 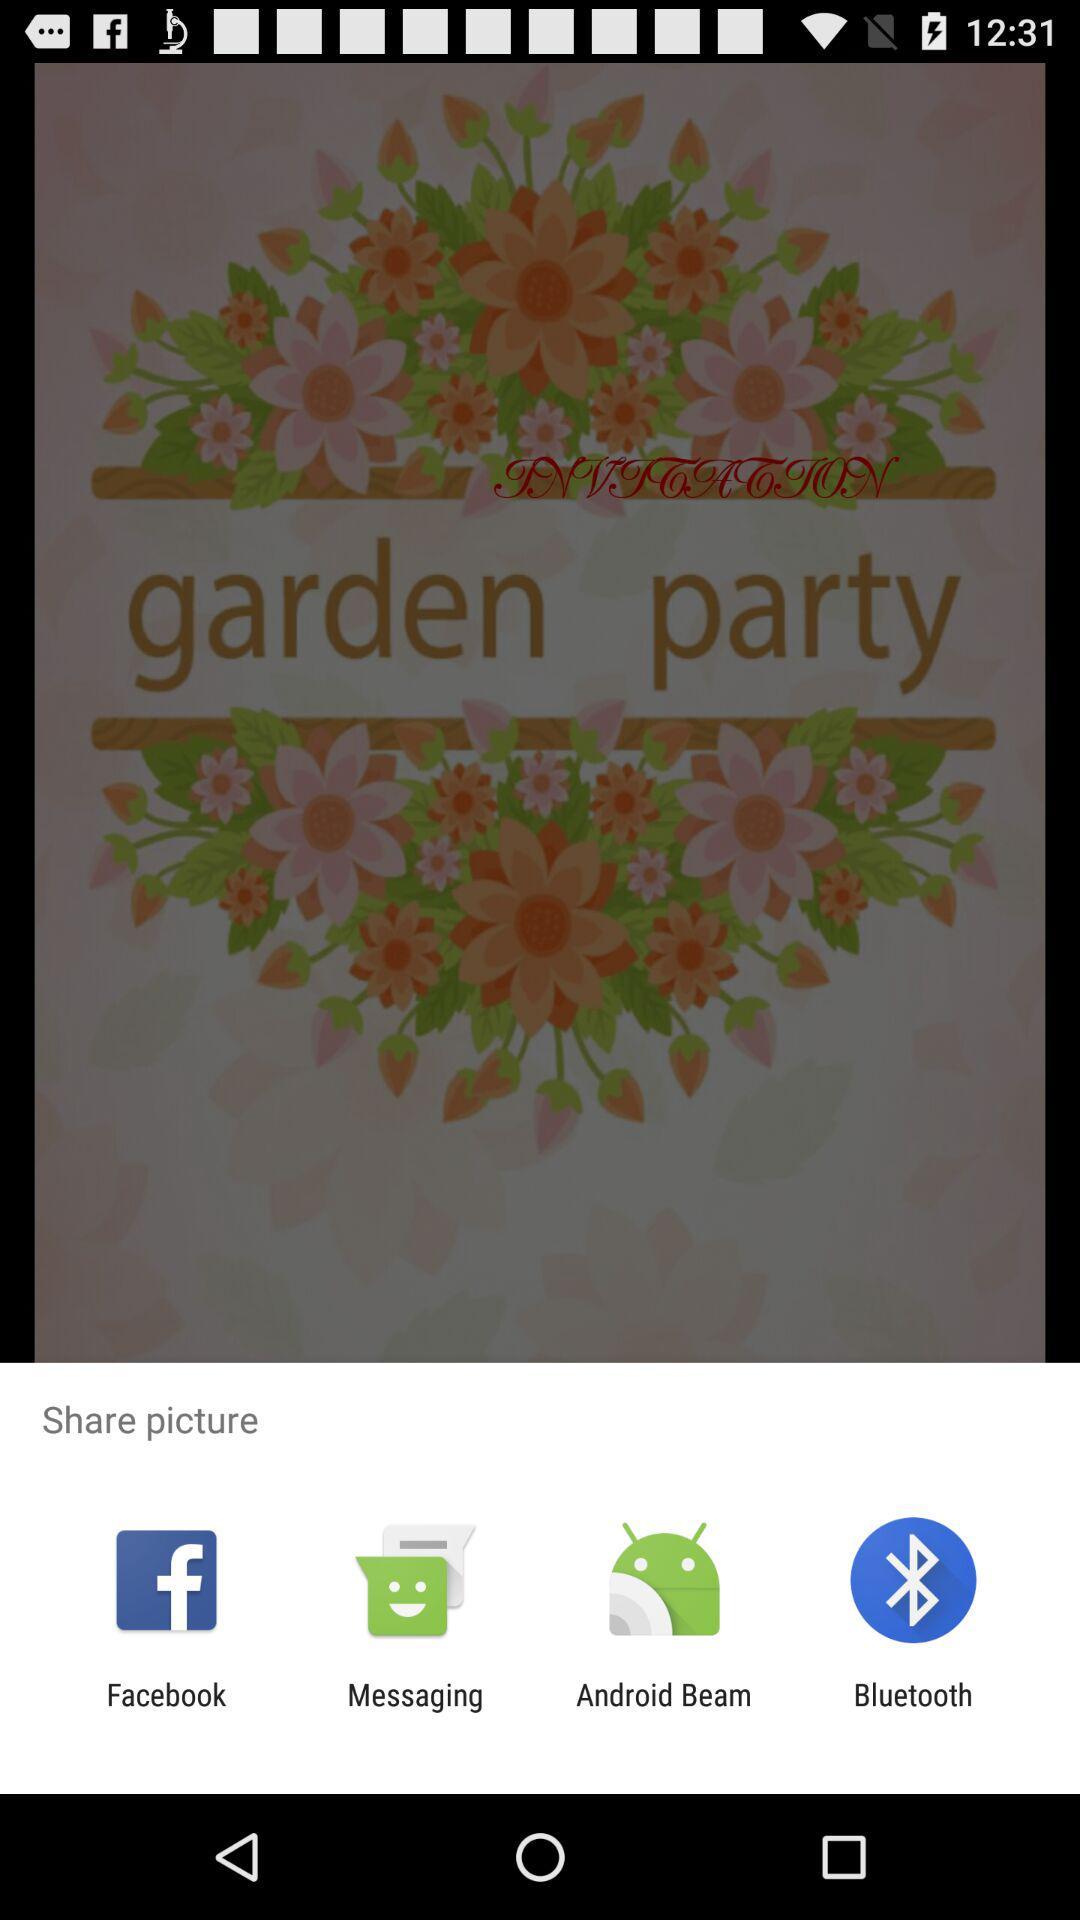 What do you see at coordinates (664, 1711) in the screenshot?
I see `the icon next to the messaging app` at bounding box center [664, 1711].